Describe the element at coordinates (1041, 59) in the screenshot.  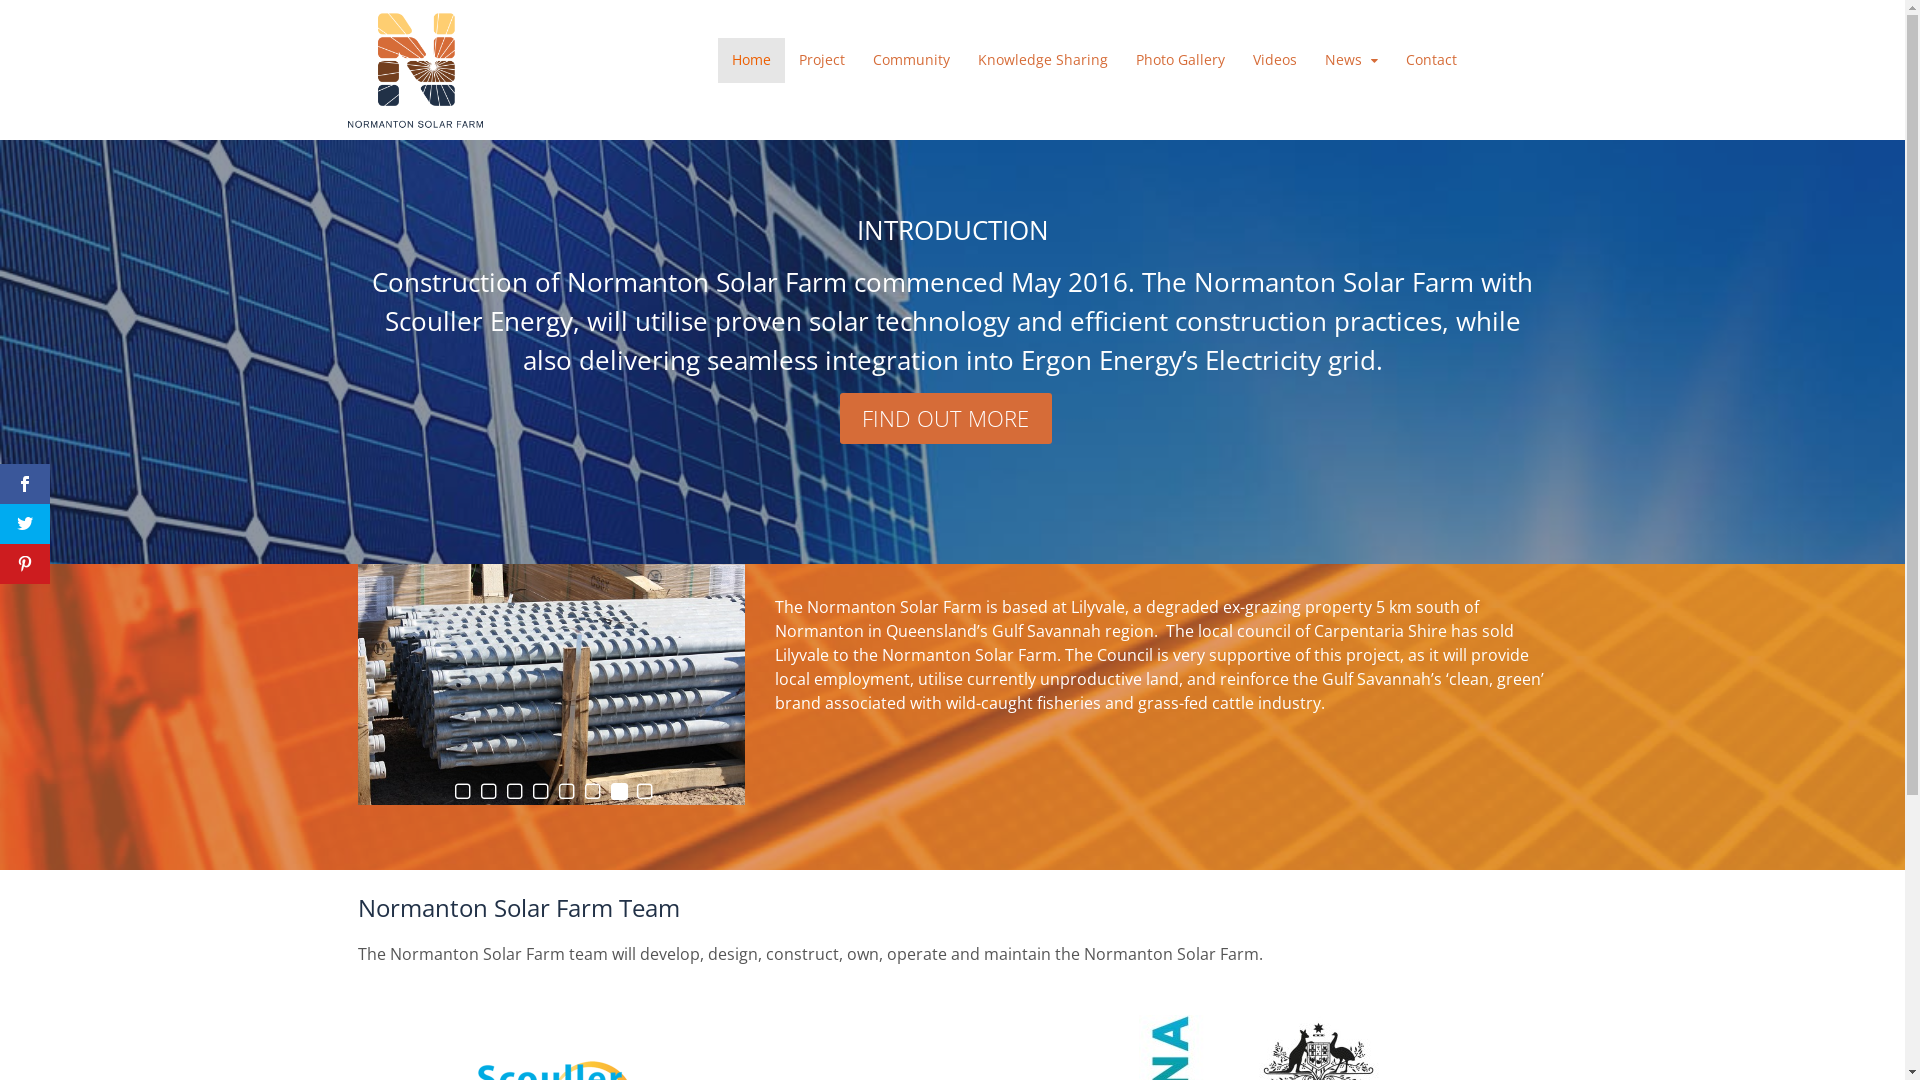
I see `'Knowledge Sharing'` at that location.